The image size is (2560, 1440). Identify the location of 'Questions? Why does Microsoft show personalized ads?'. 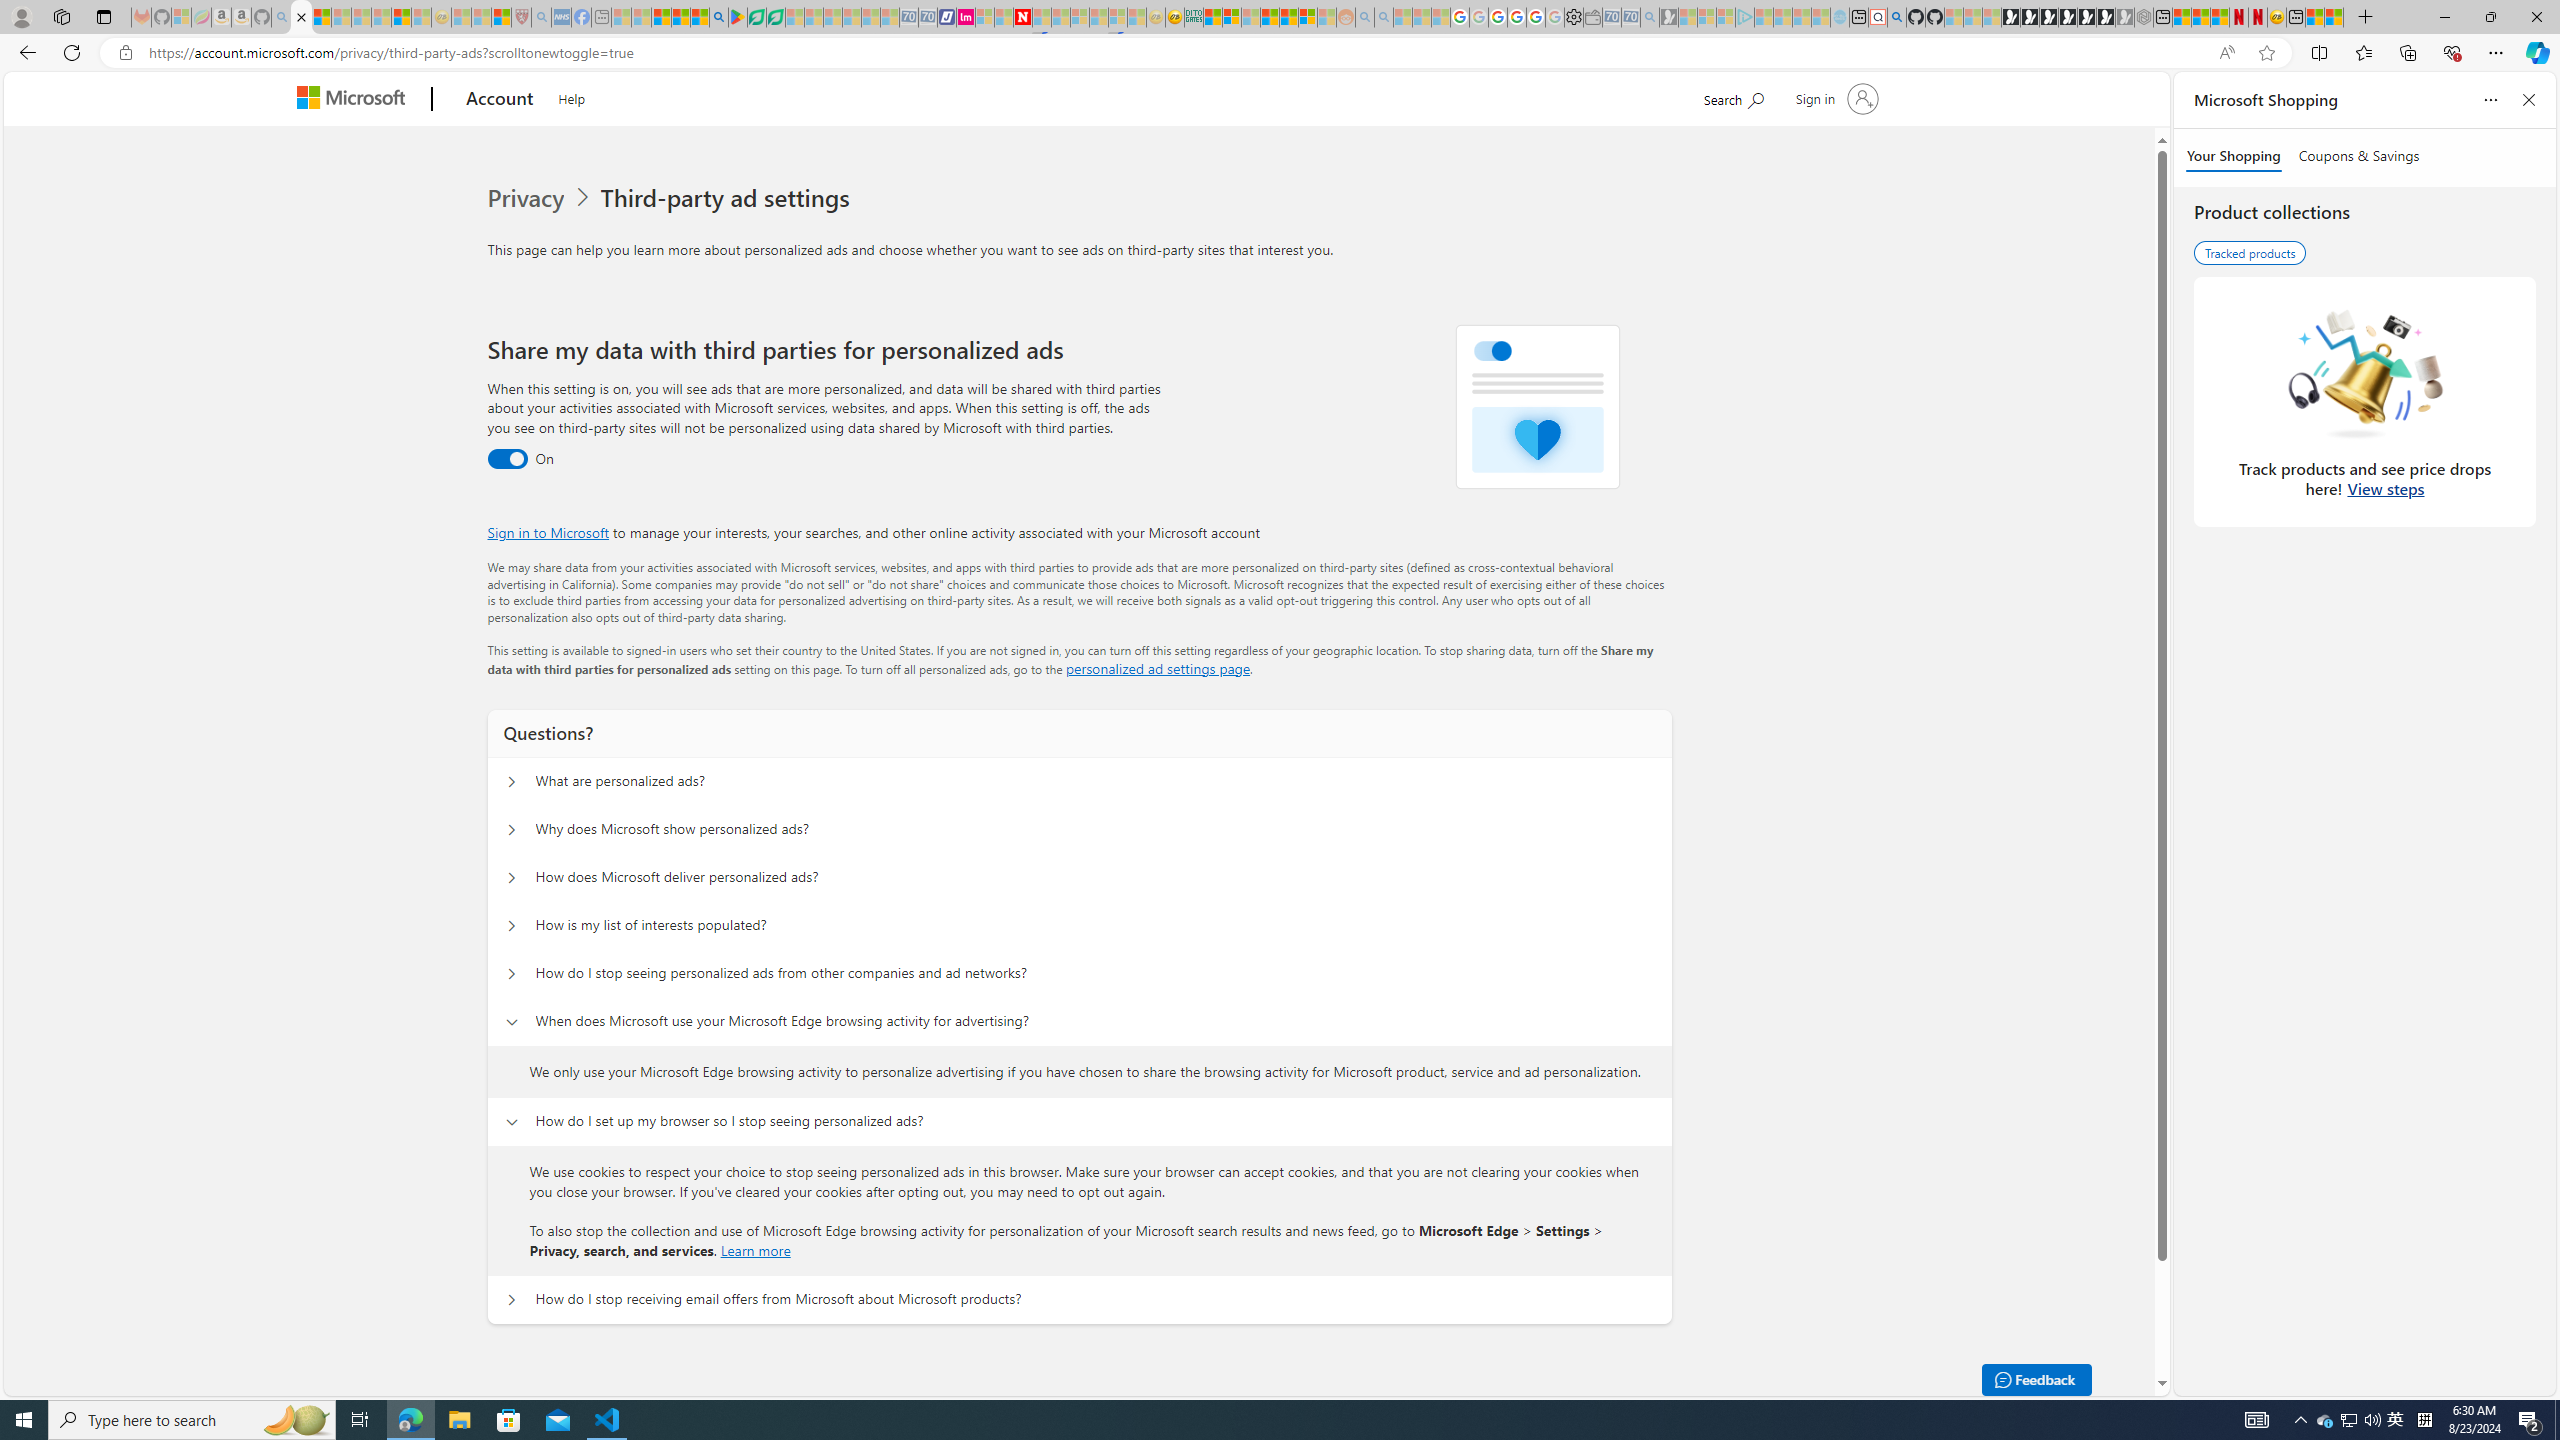
(509, 830).